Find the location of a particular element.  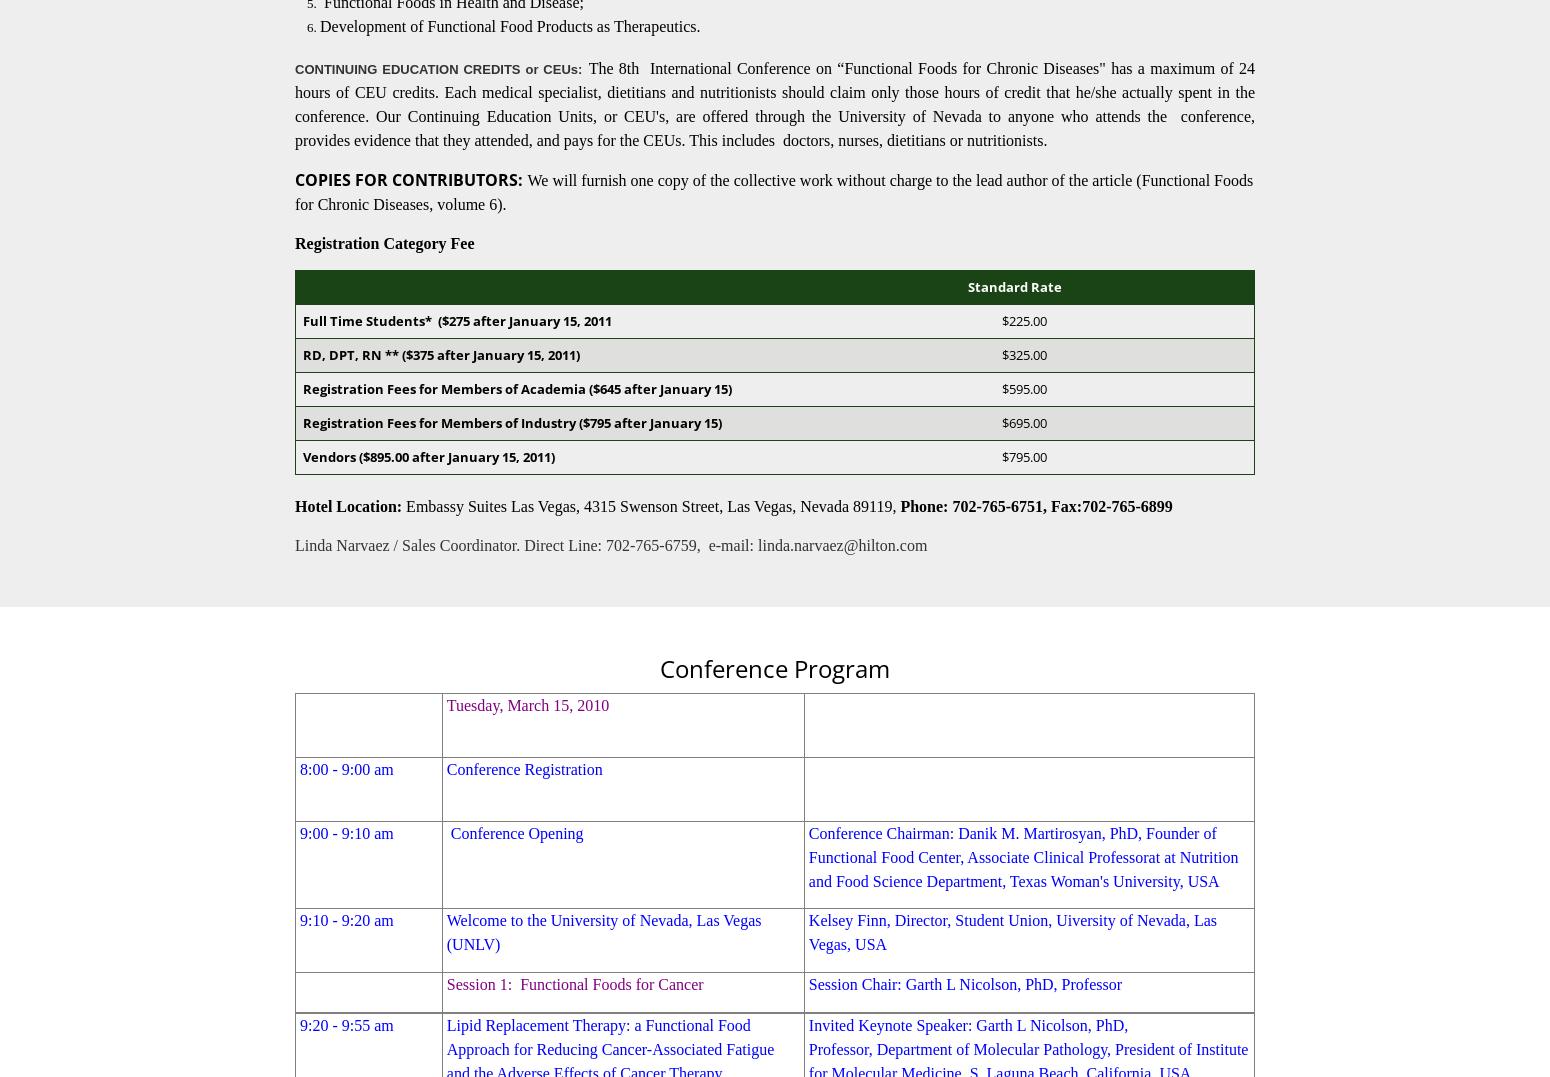

'Linda Narvaez / Sales Coordinator. Direct Line: 702-765-6759' is located at coordinates (494, 544).